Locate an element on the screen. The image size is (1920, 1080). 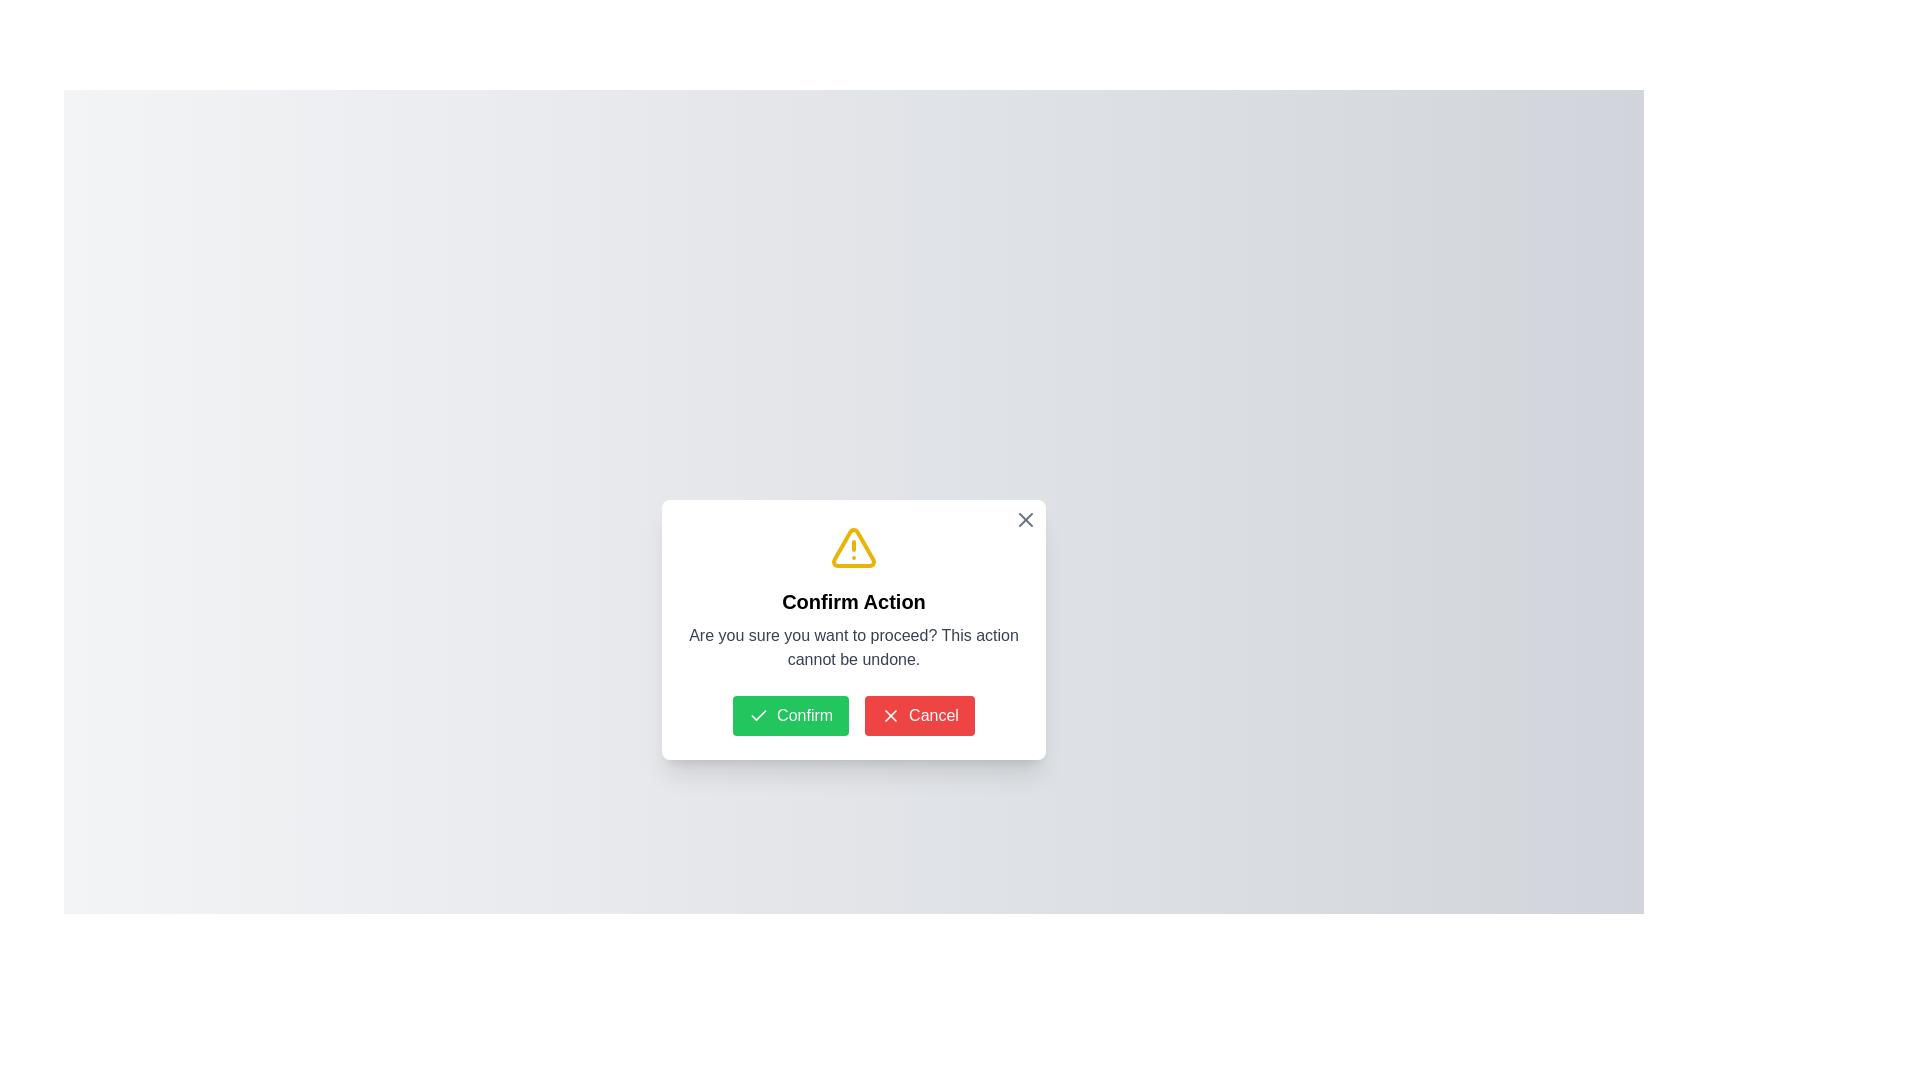
warning message displayed in the second text block of the modal dialog box, which asks if you are sure you want to proceed and indicates that the action cannot be undone is located at coordinates (854, 648).